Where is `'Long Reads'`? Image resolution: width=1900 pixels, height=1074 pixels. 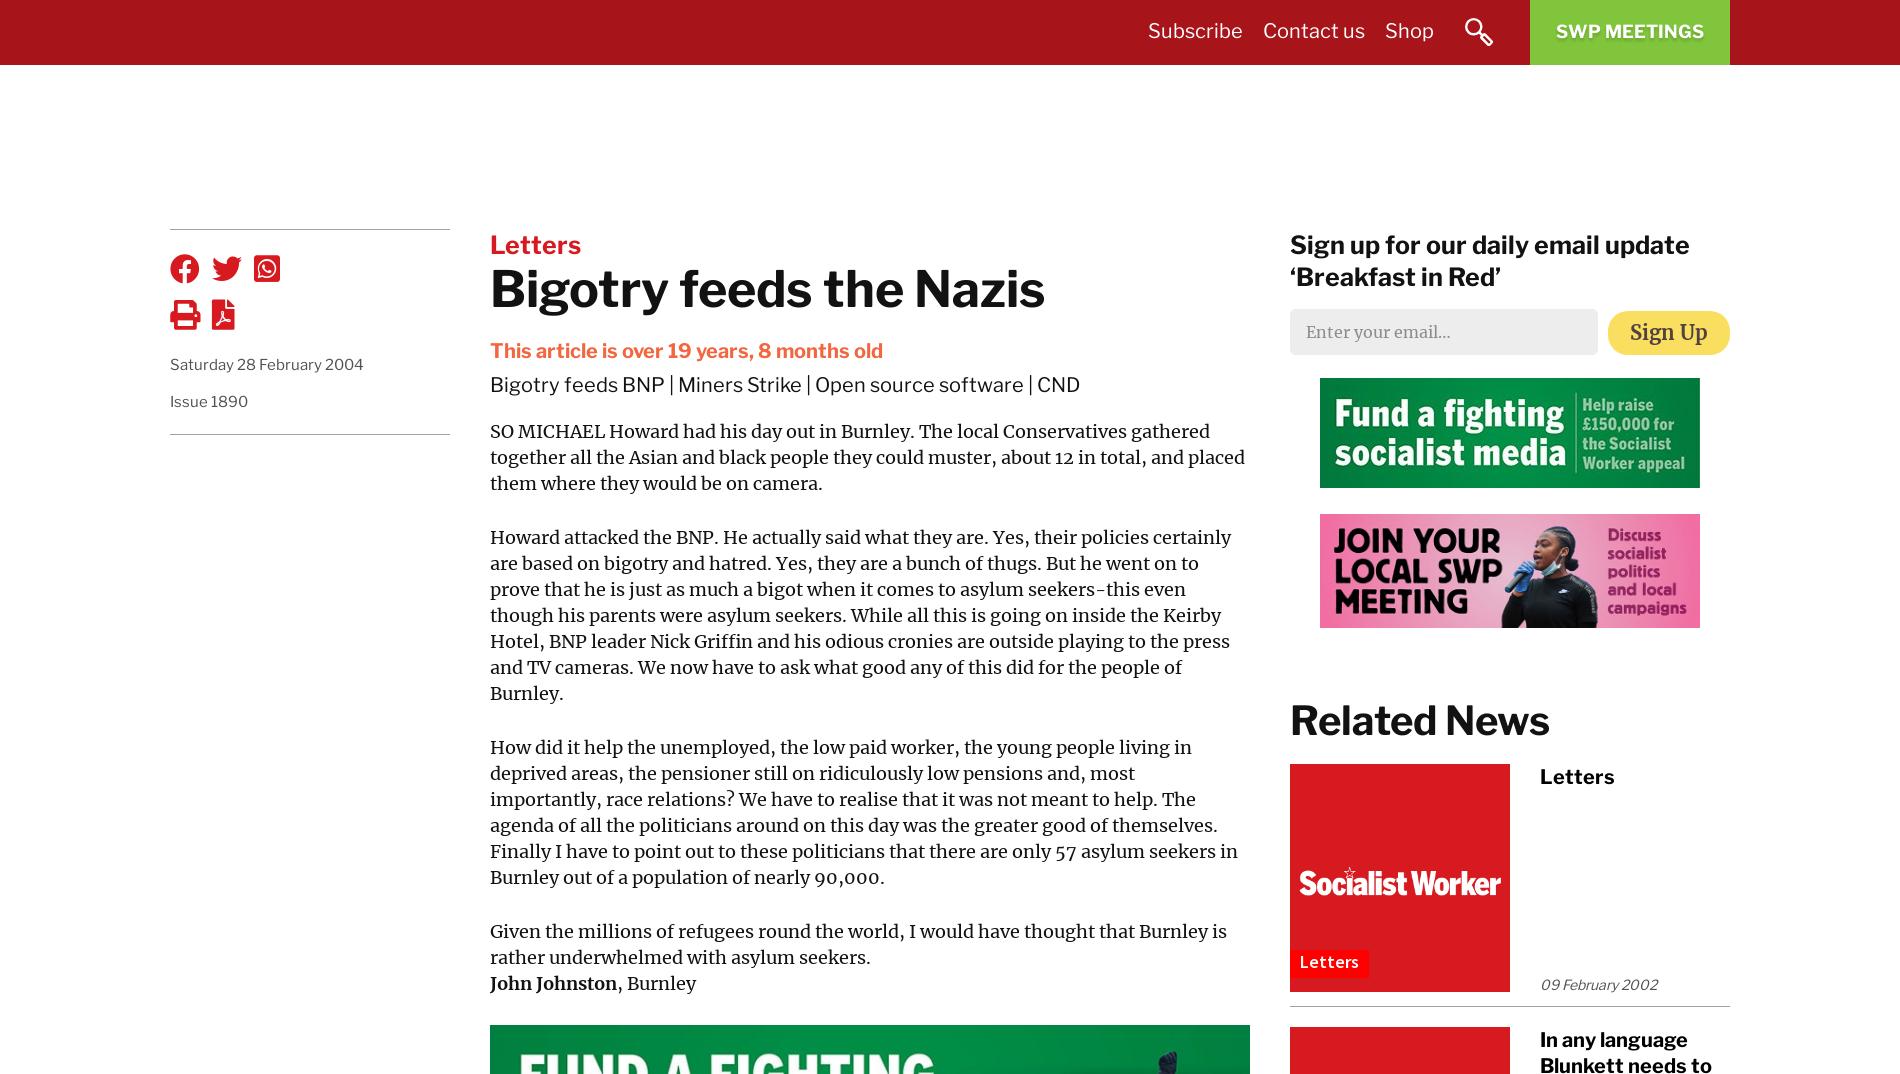 'Long Reads' is located at coordinates (1078, 296).